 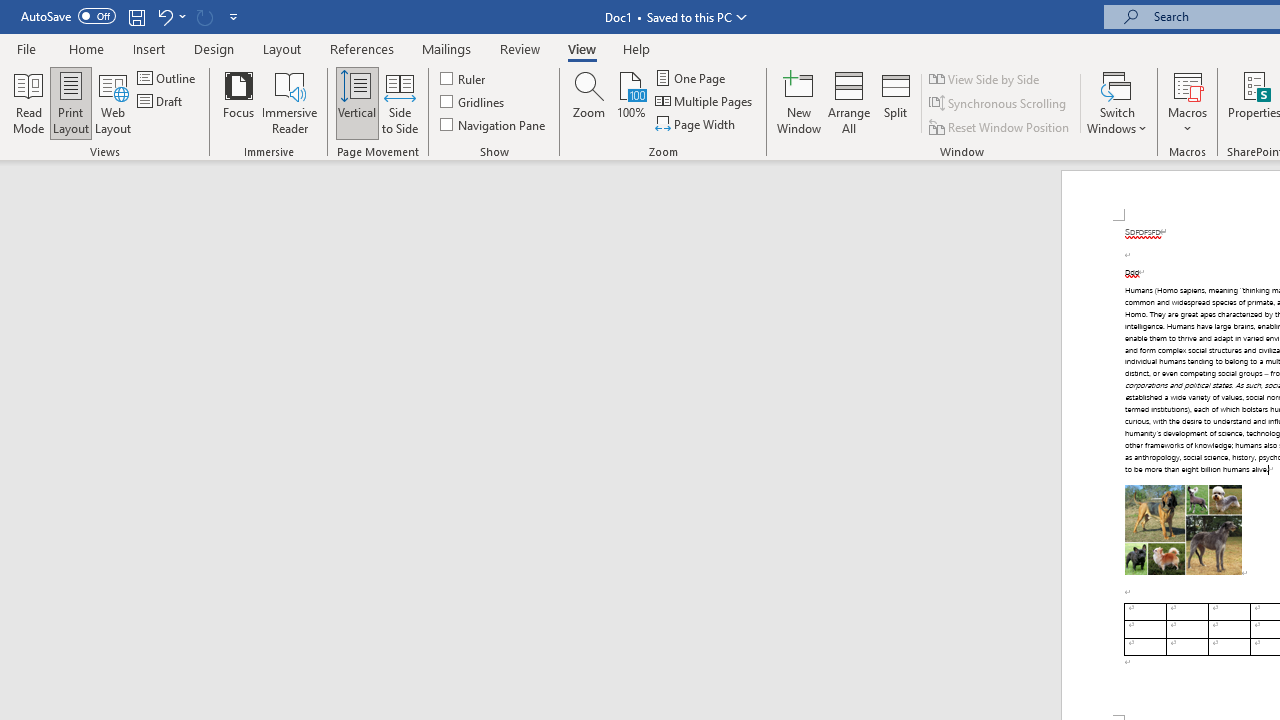 What do you see at coordinates (895, 103) in the screenshot?
I see `'Split'` at bounding box center [895, 103].